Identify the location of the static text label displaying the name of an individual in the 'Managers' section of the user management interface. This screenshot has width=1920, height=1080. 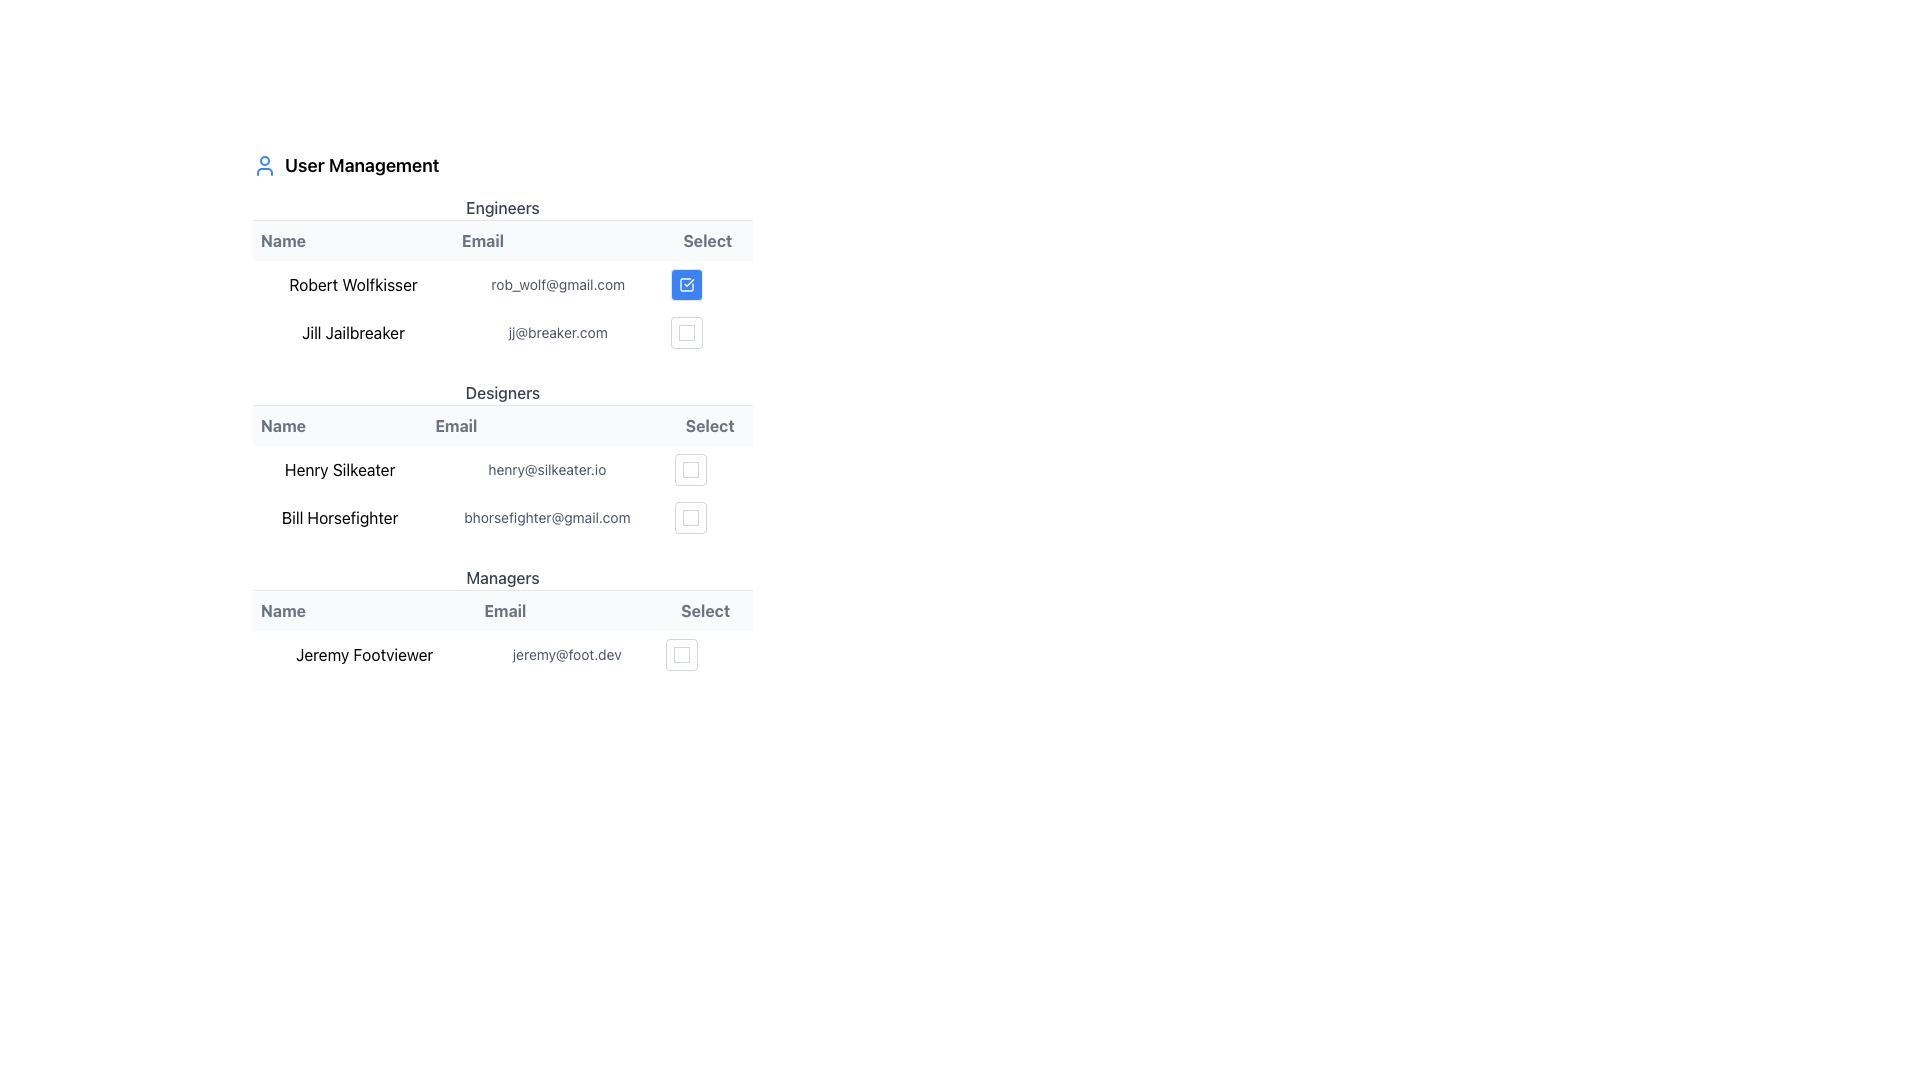
(364, 655).